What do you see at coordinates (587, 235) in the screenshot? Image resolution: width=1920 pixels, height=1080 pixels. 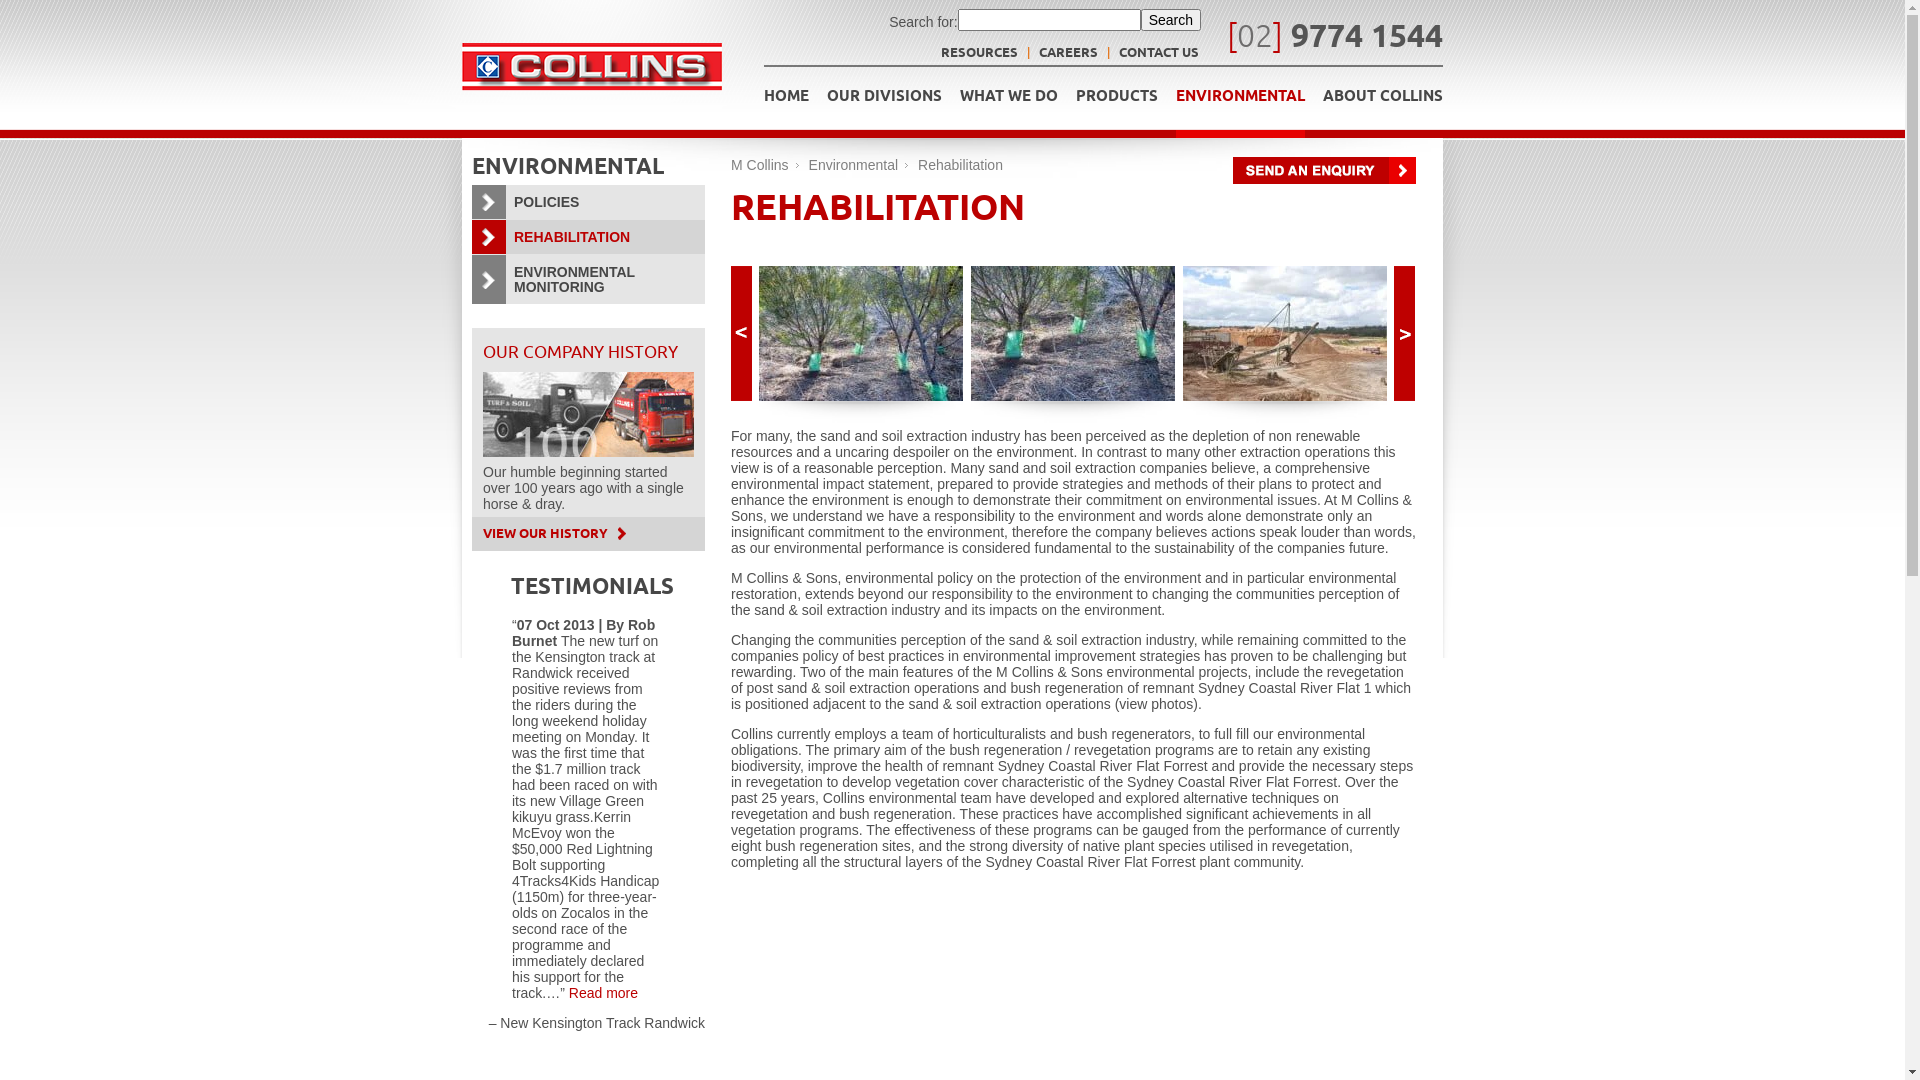 I see `'REHABILITATION'` at bounding box center [587, 235].